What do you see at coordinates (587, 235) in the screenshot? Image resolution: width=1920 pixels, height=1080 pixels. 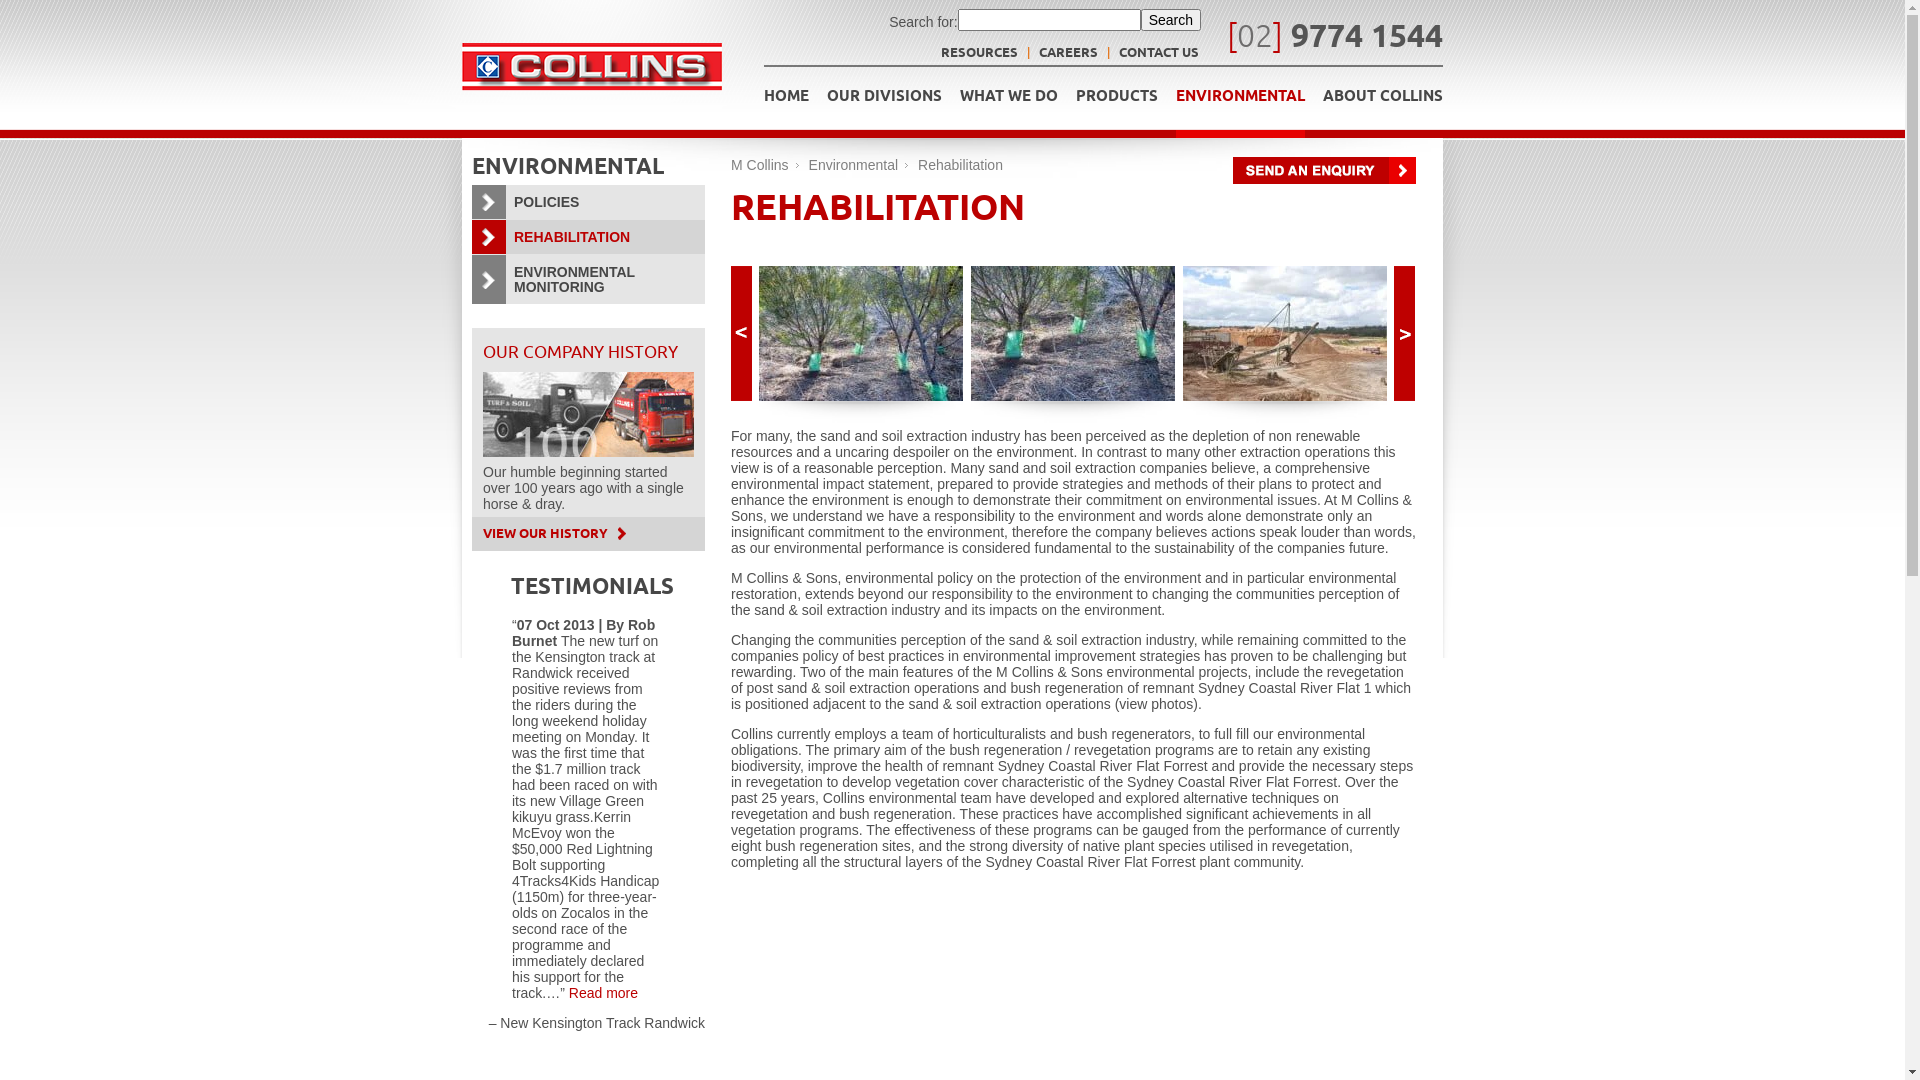 I see `'REHABILITATION'` at bounding box center [587, 235].